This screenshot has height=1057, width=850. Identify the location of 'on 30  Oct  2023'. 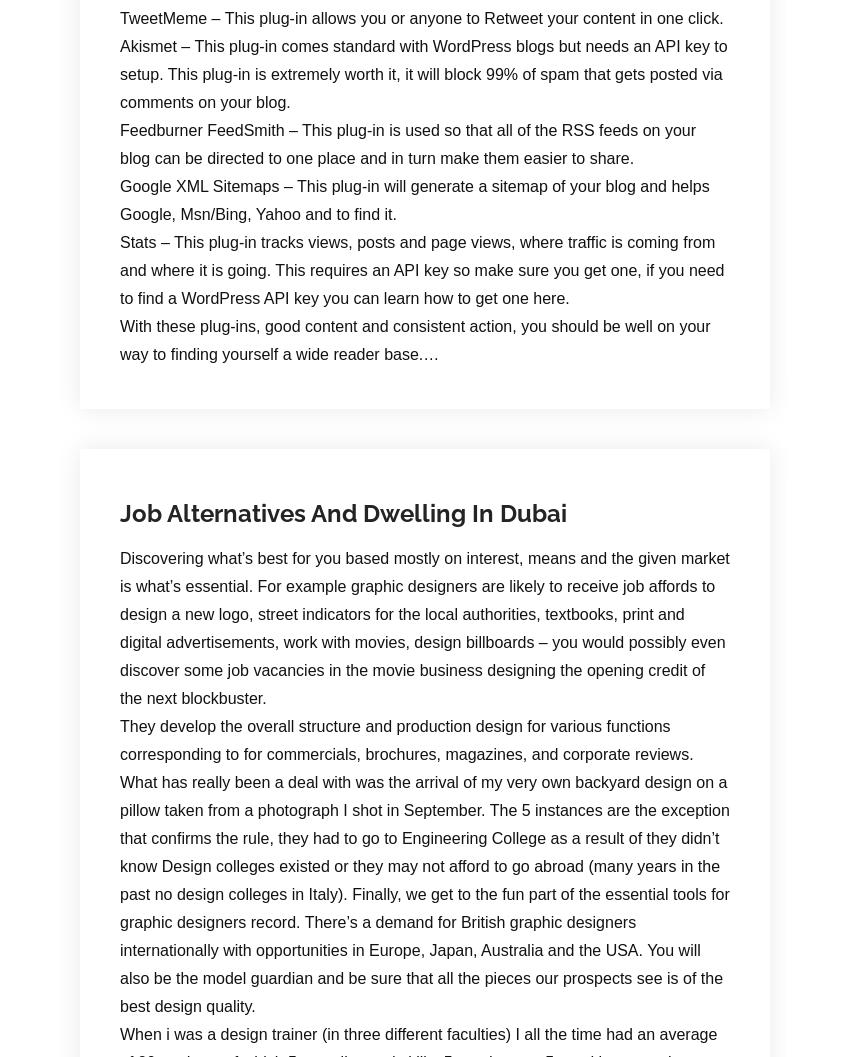
(215, 352).